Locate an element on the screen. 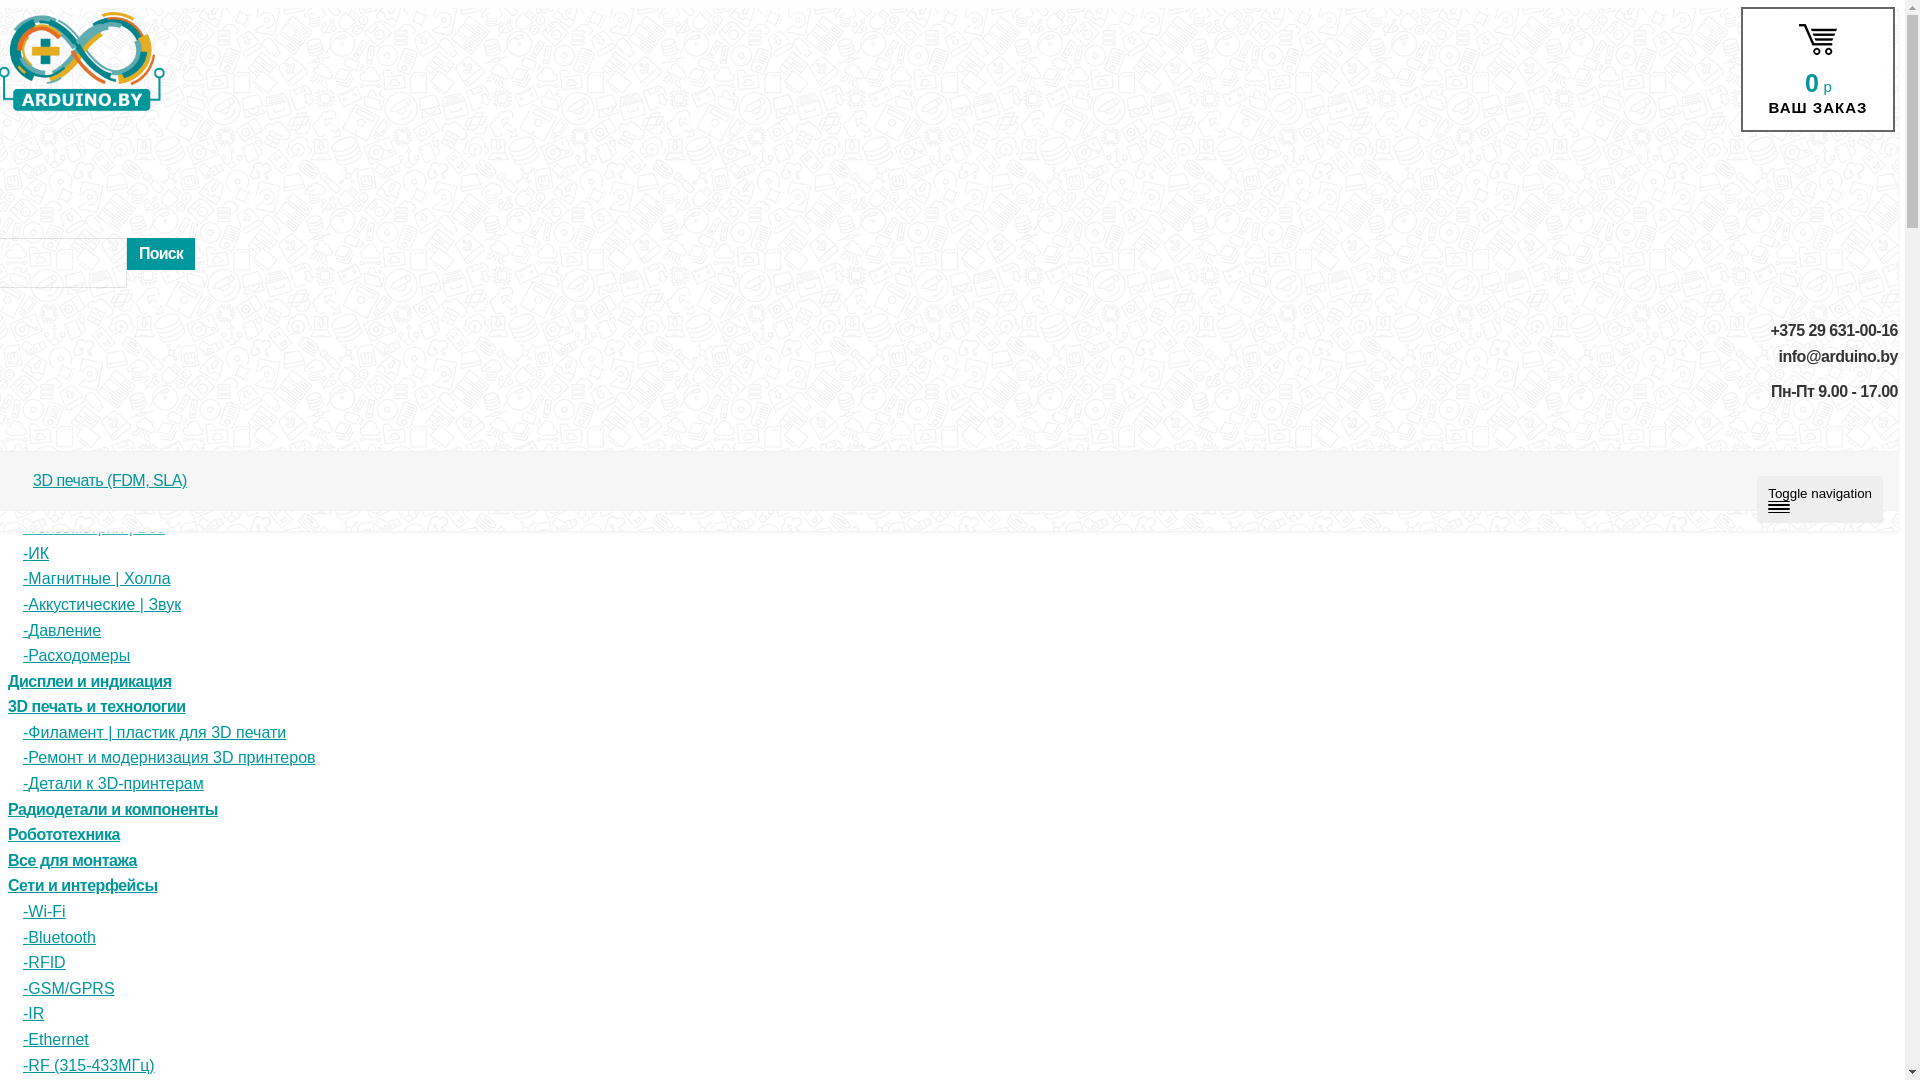 The height and width of the screenshot is (1080, 1920). 'Toggle navigation' is located at coordinates (1819, 498).